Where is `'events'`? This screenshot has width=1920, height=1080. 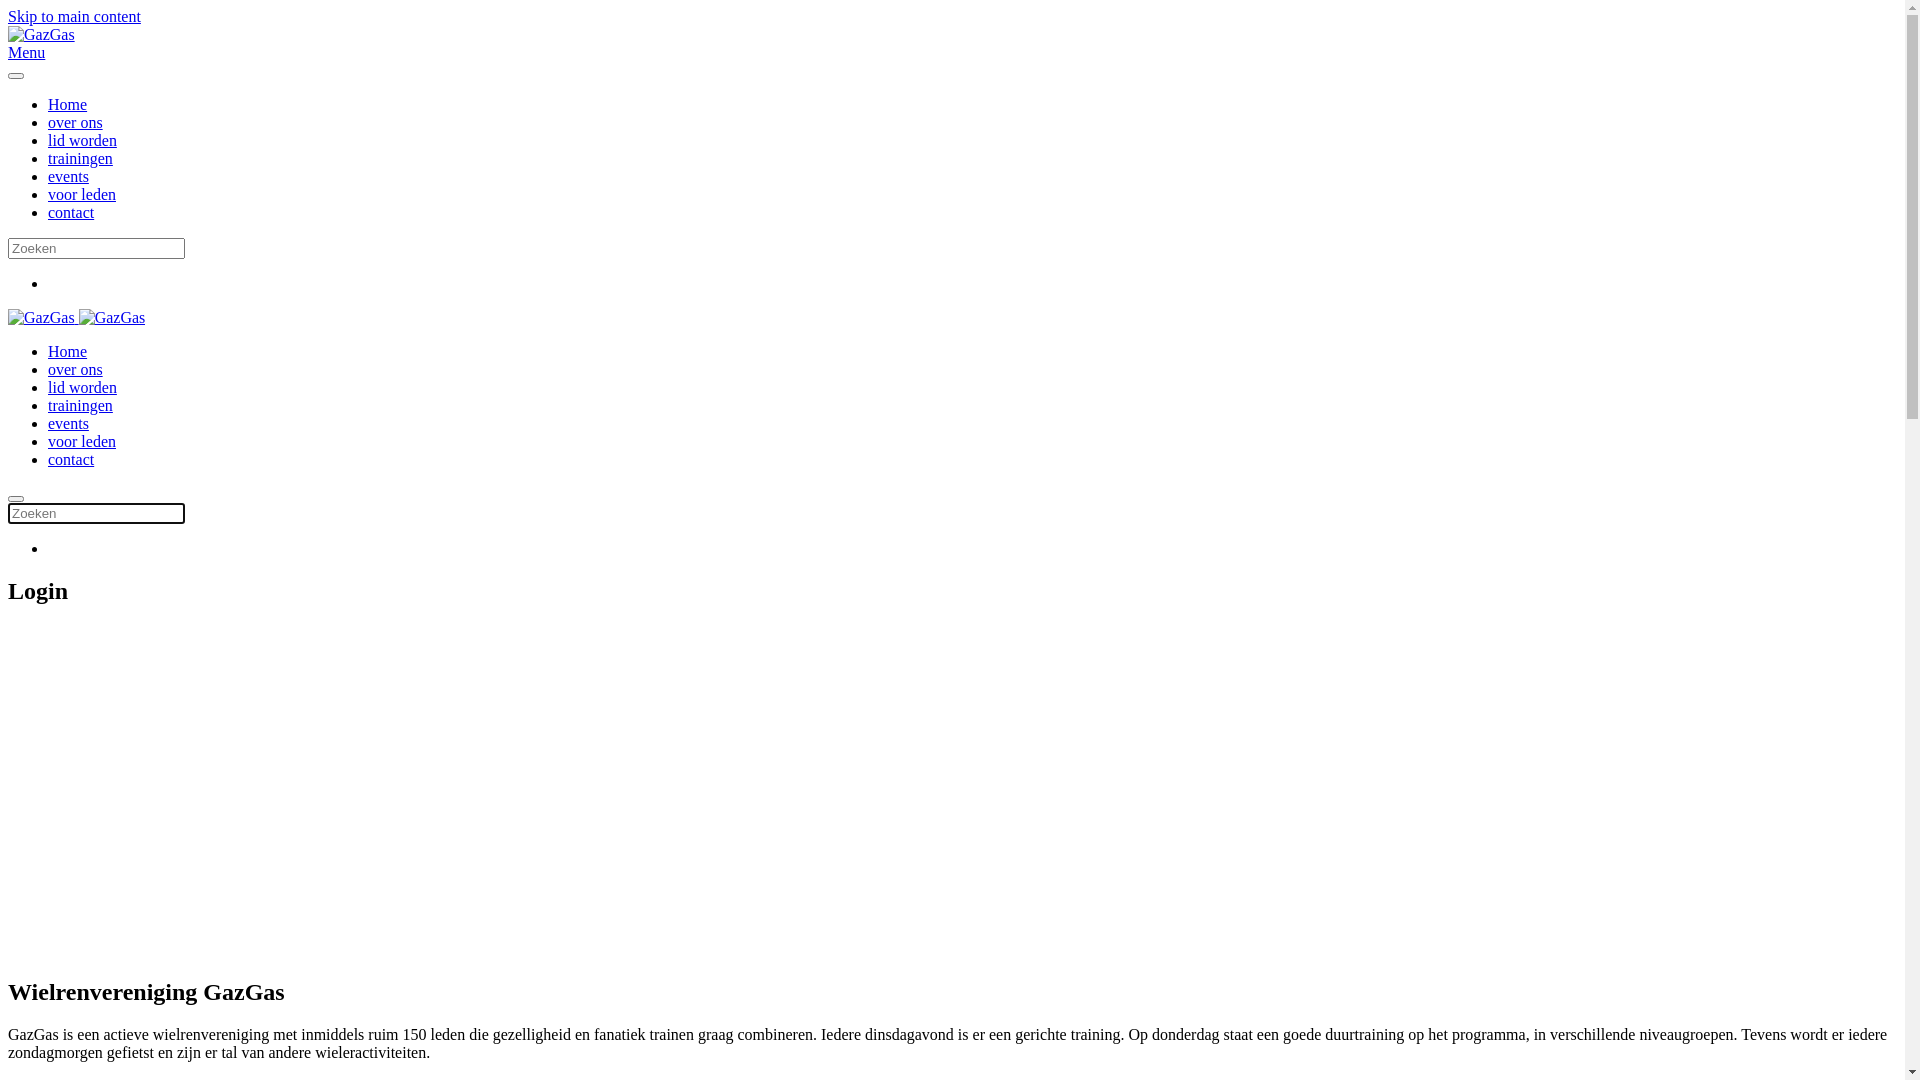
'events' is located at coordinates (68, 175).